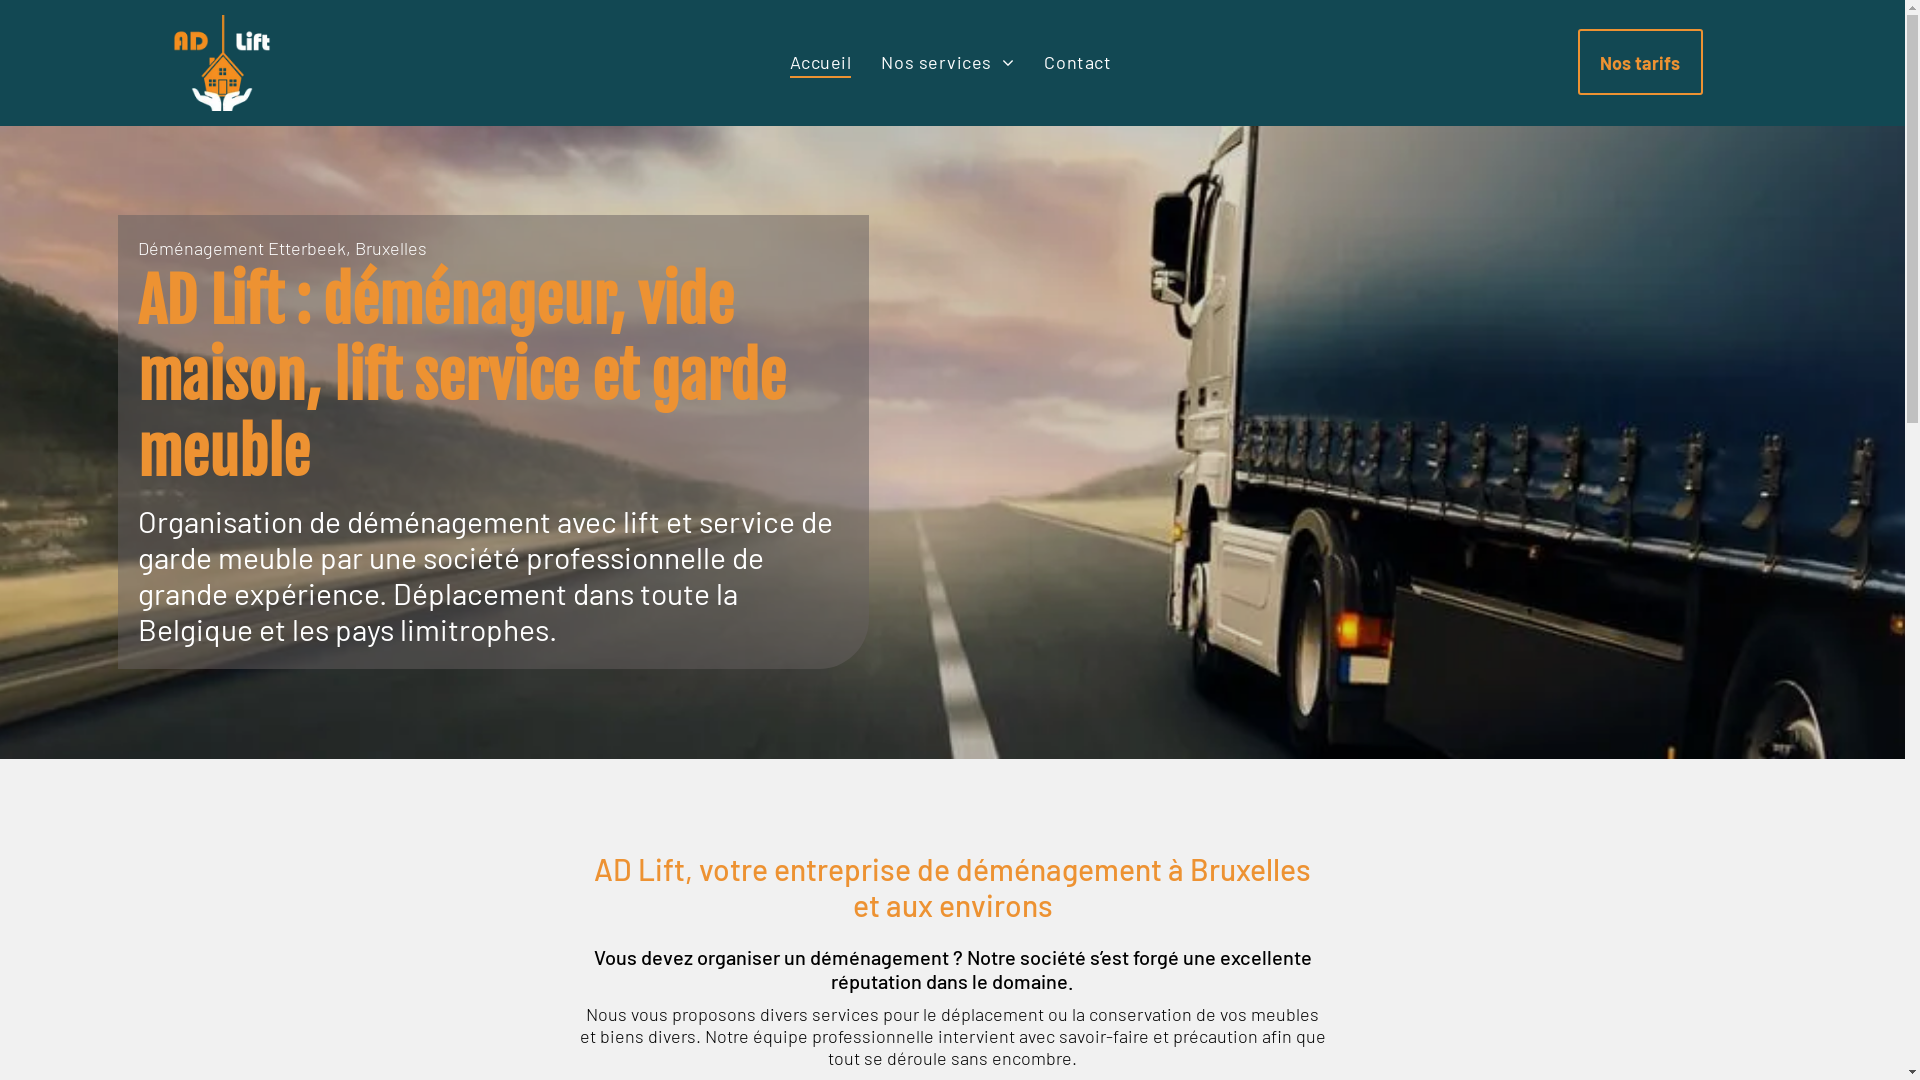  What do you see at coordinates (1076, 60) in the screenshot?
I see `'Contact'` at bounding box center [1076, 60].